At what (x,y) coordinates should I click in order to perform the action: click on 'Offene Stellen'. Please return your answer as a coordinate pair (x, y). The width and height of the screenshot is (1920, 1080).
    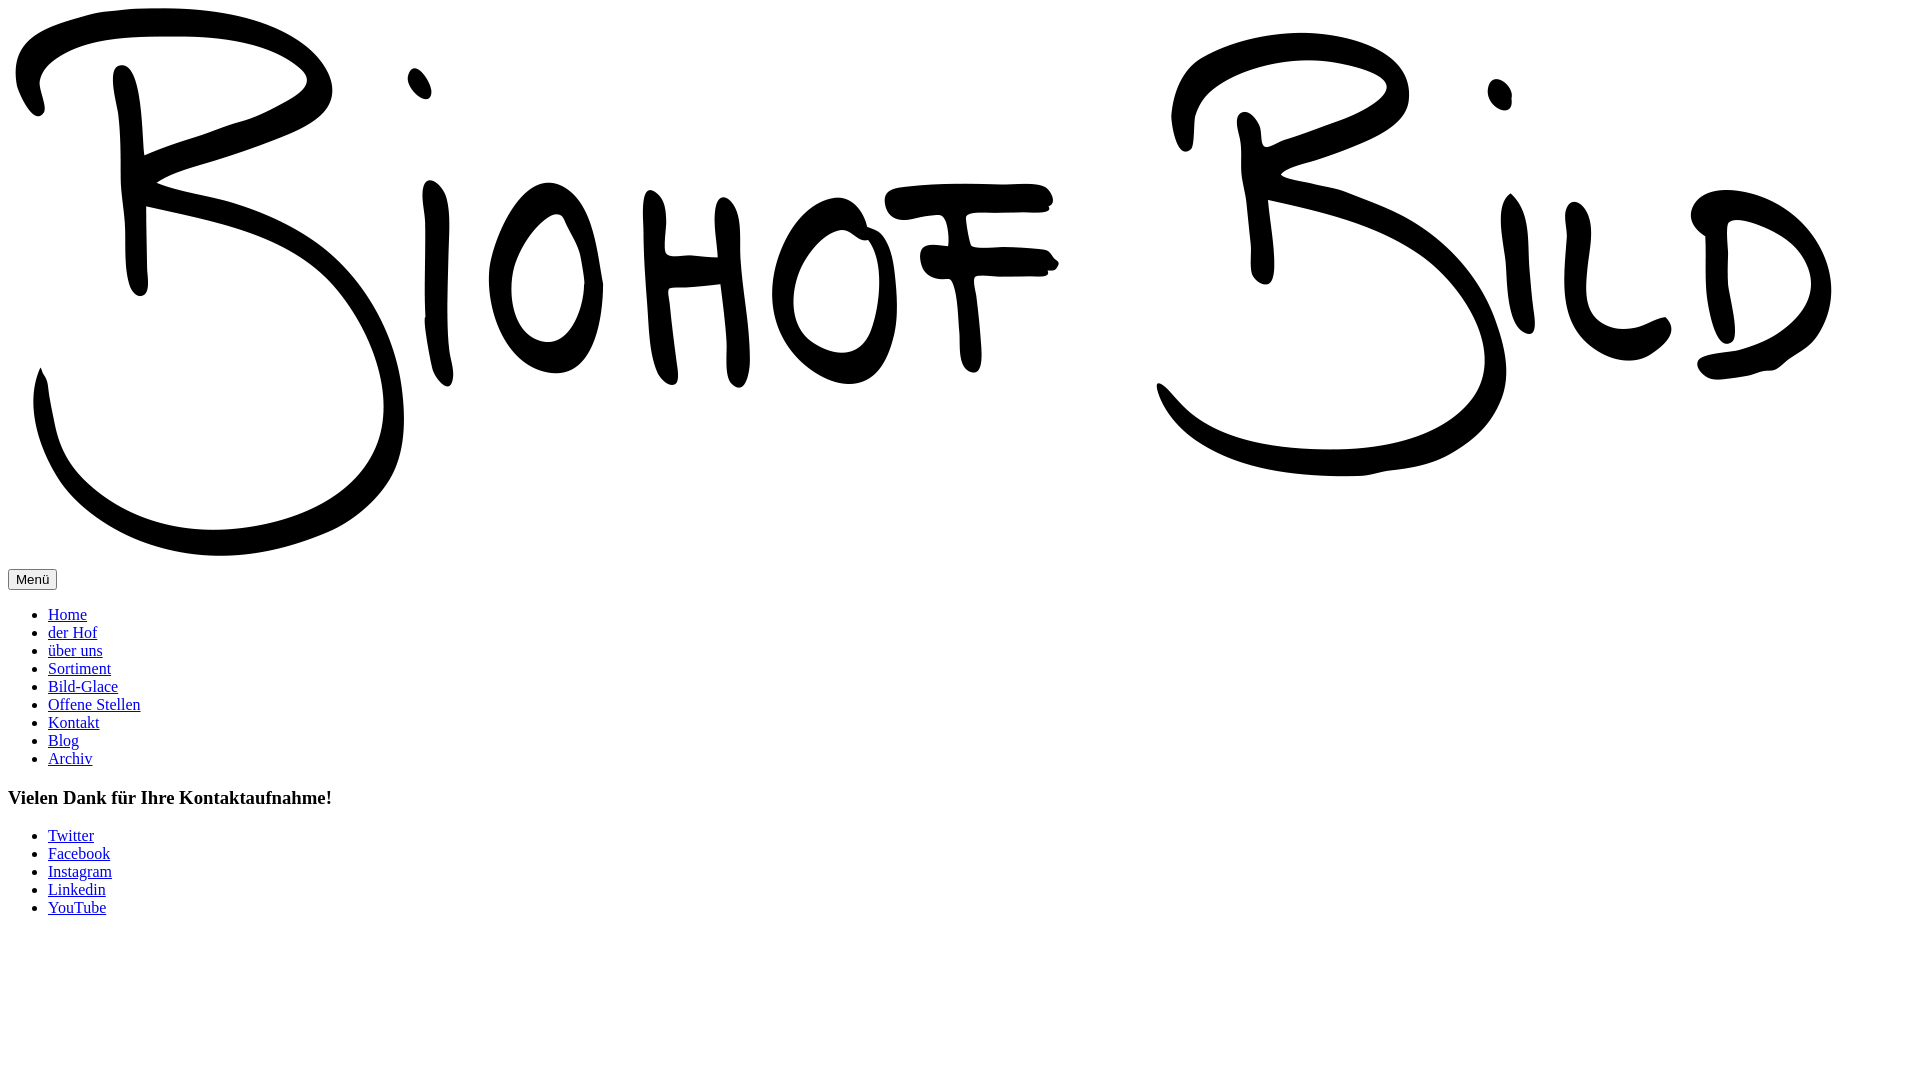
    Looking at the image, I should click on (93, 703).